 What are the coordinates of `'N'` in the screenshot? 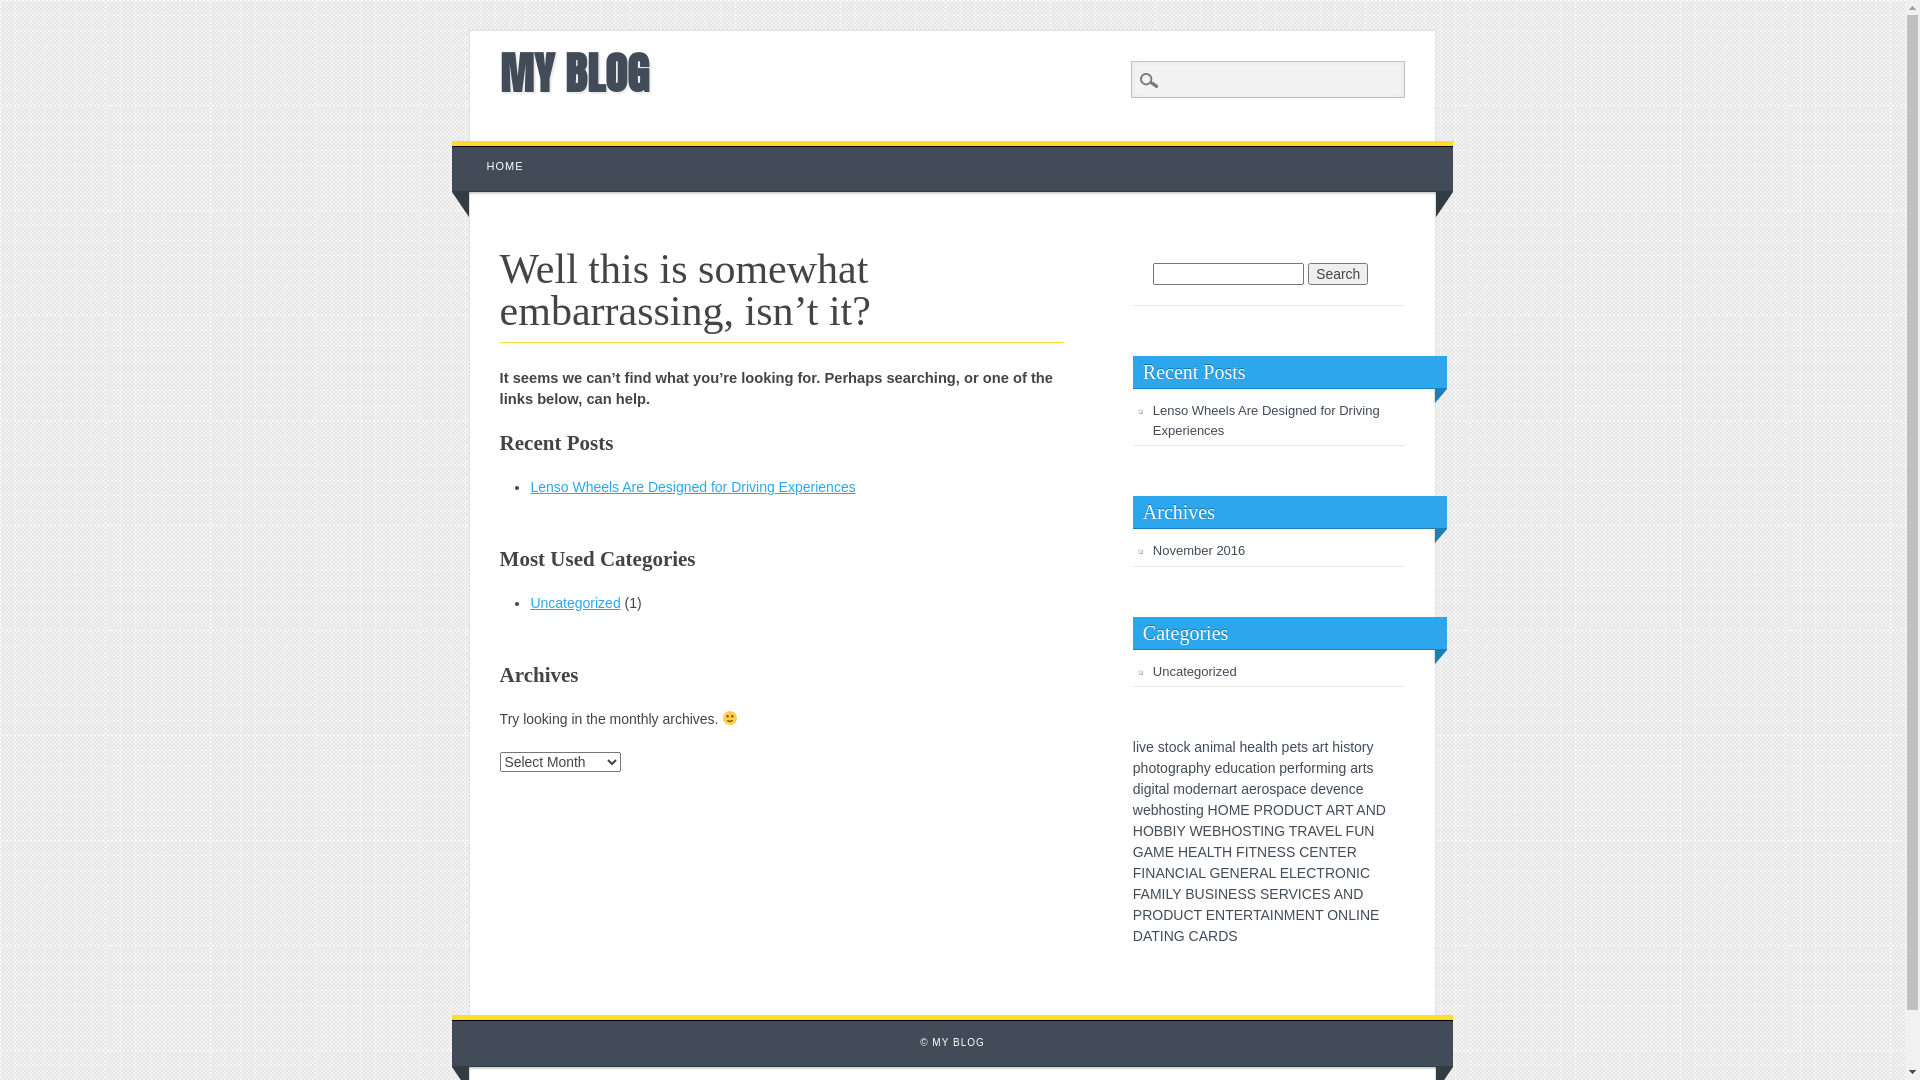 It's located at (1370, 810).